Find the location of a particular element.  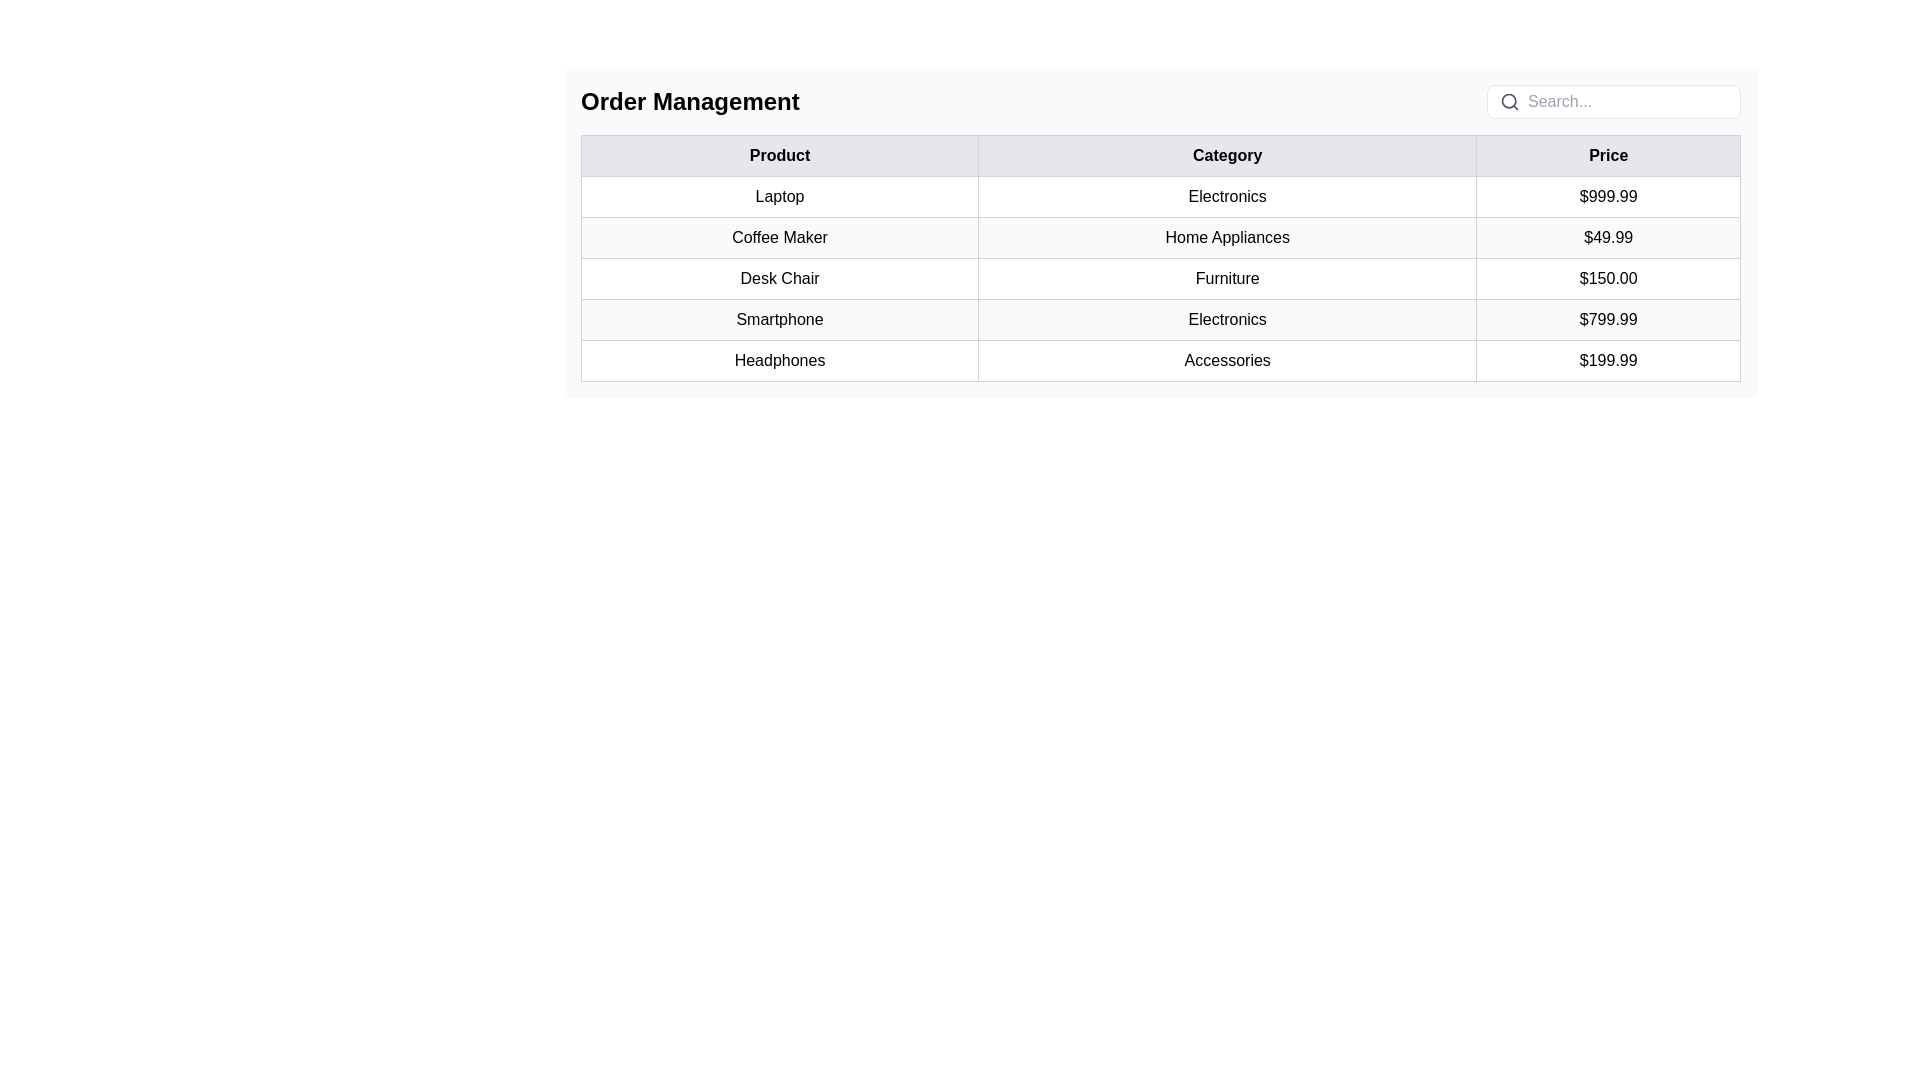

the informational text field categorizing 'Headphones' under the 'Accessories' category located in the fifth row of the table under the 'Category' column is located at coordinates (1226, 361).